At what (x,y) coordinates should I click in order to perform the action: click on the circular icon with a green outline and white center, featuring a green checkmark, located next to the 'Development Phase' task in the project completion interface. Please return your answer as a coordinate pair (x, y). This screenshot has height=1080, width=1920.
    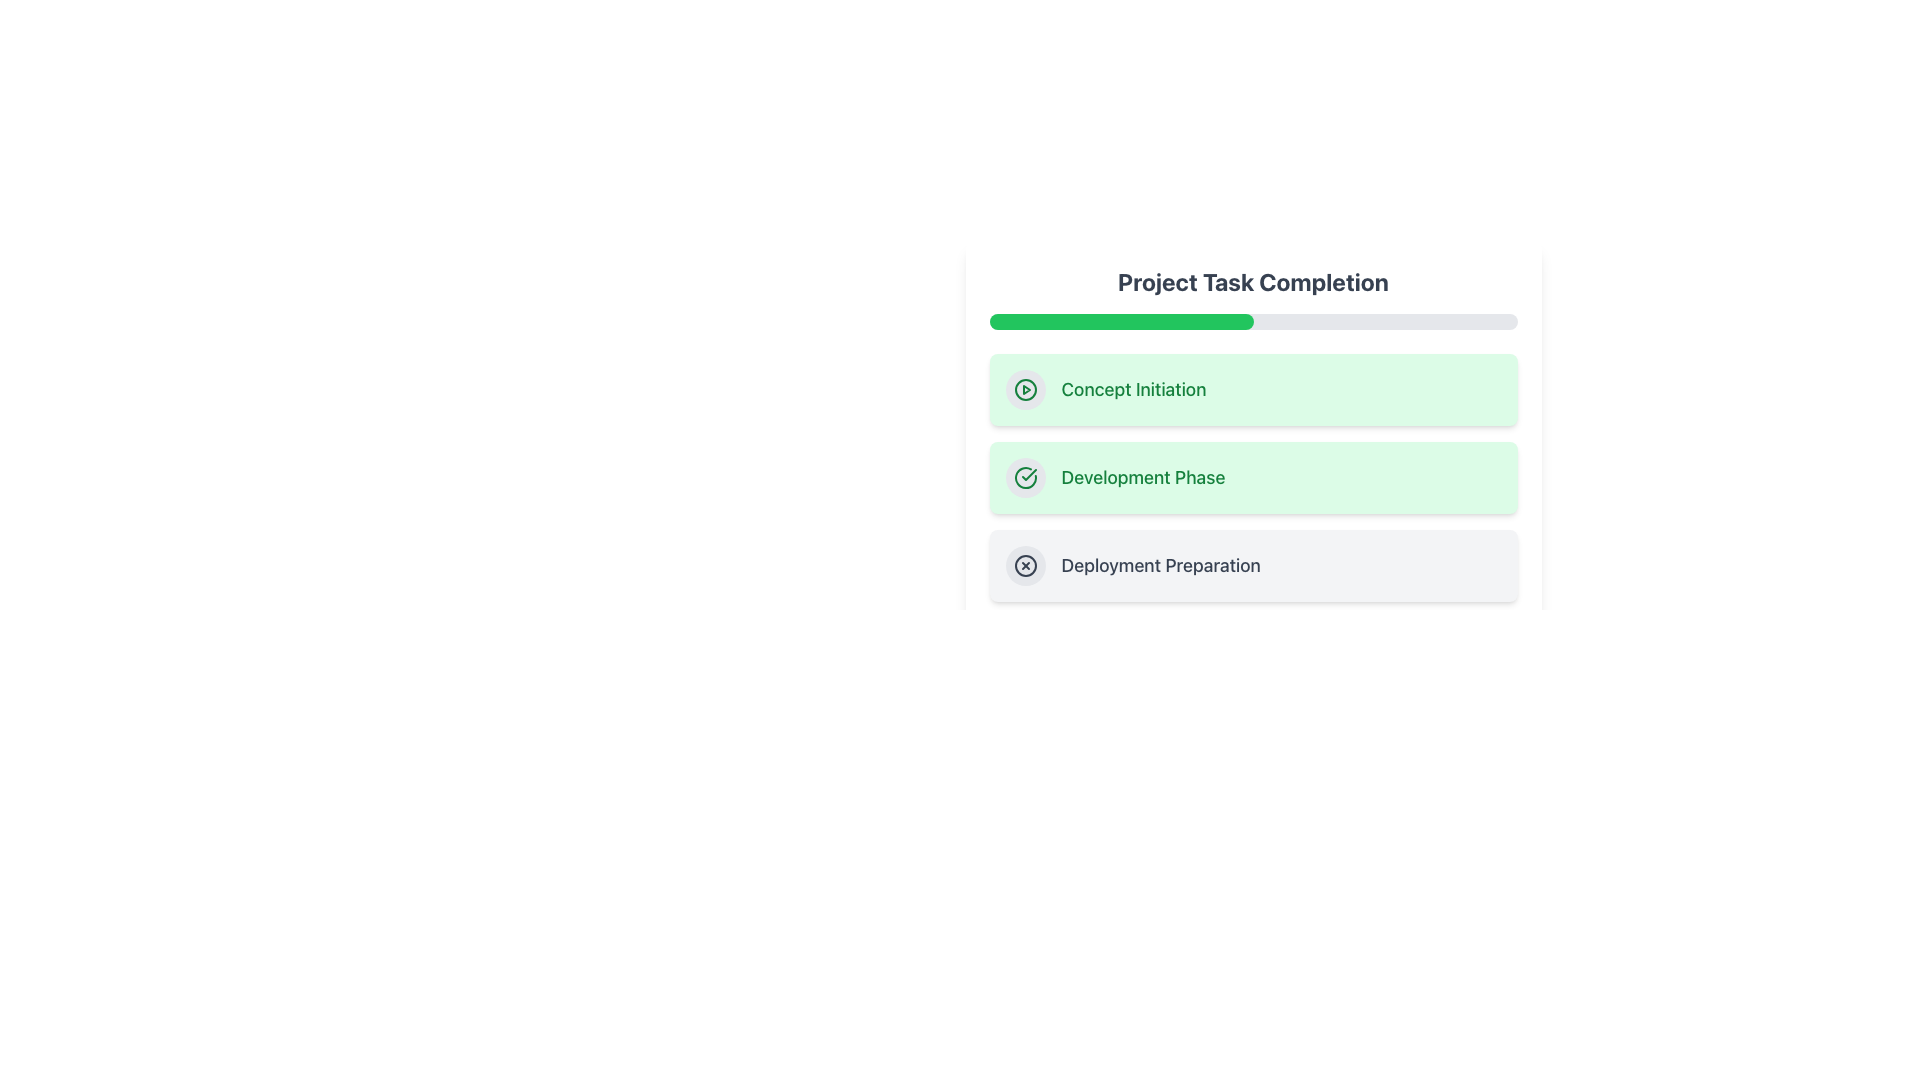
    Looking at the image, I should click on (1025, 478).